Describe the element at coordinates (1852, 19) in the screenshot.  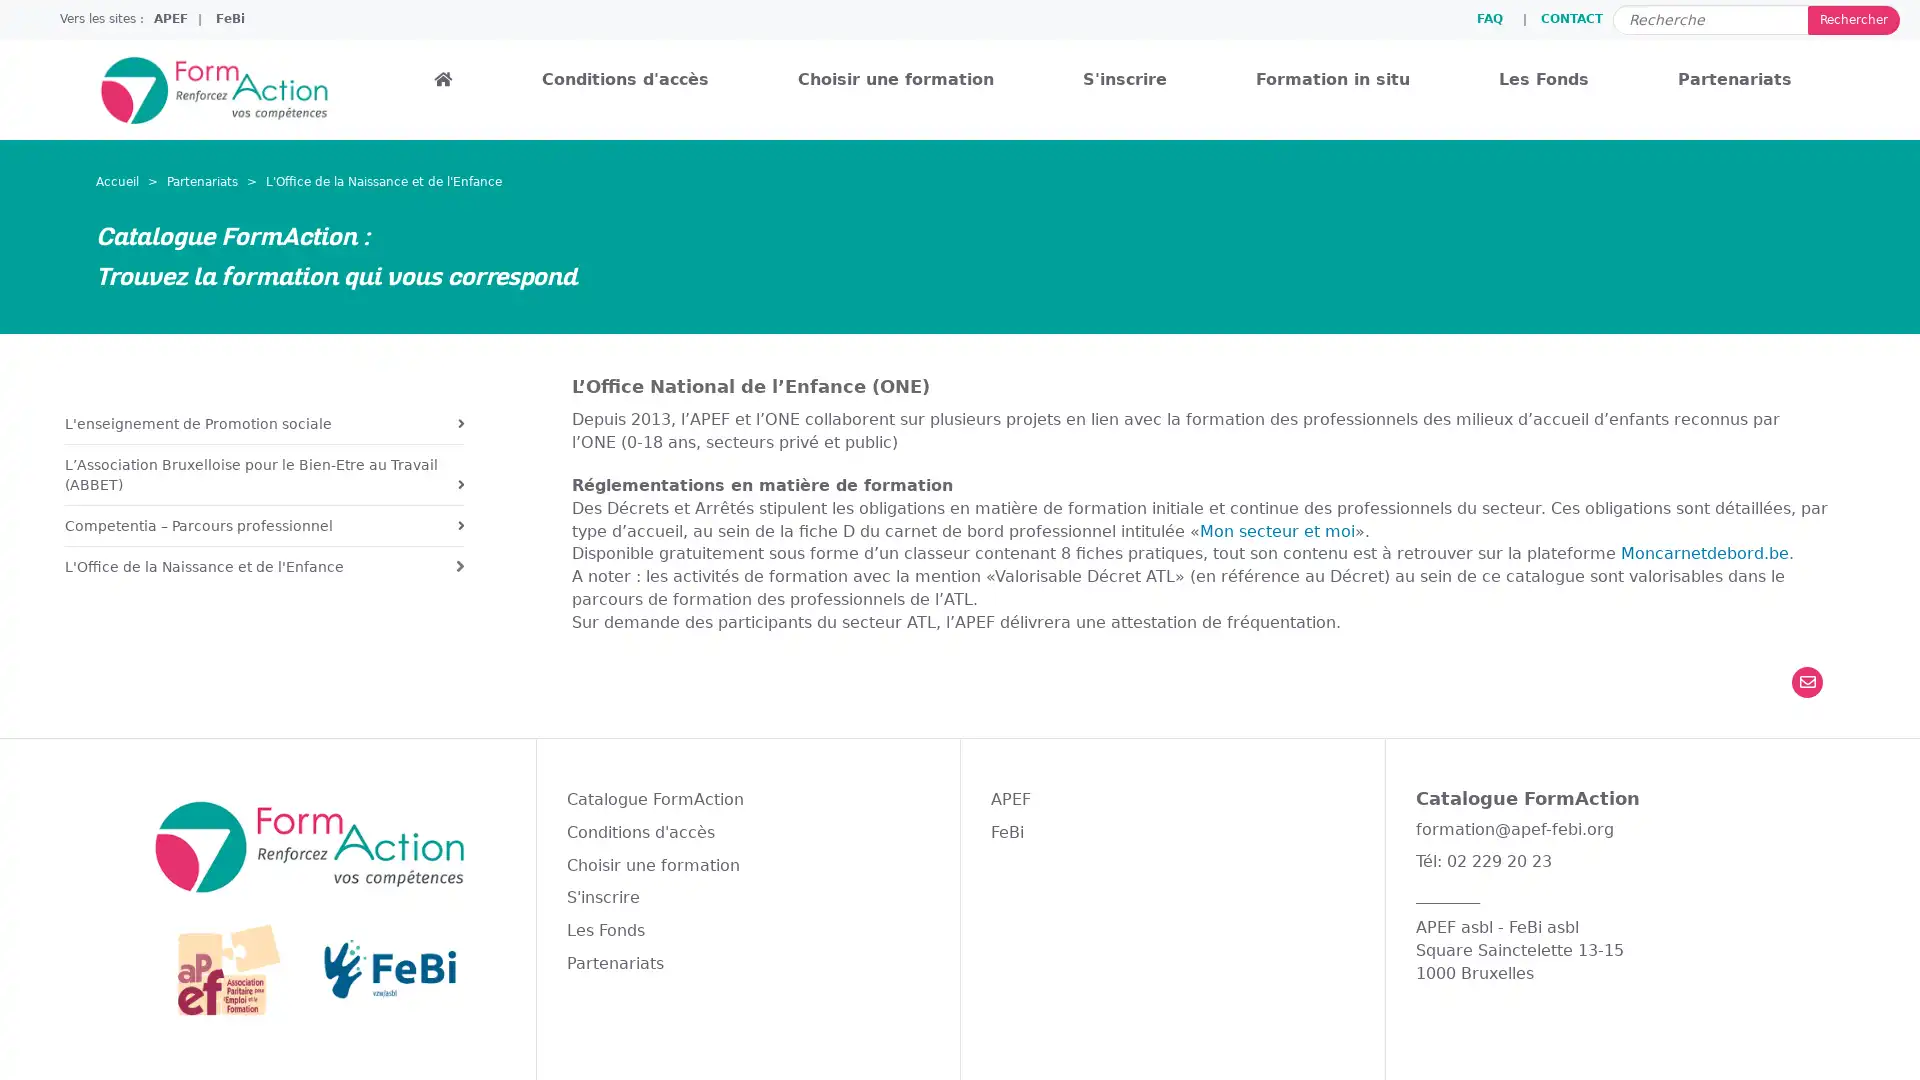
I see `Rechercher` at that location.